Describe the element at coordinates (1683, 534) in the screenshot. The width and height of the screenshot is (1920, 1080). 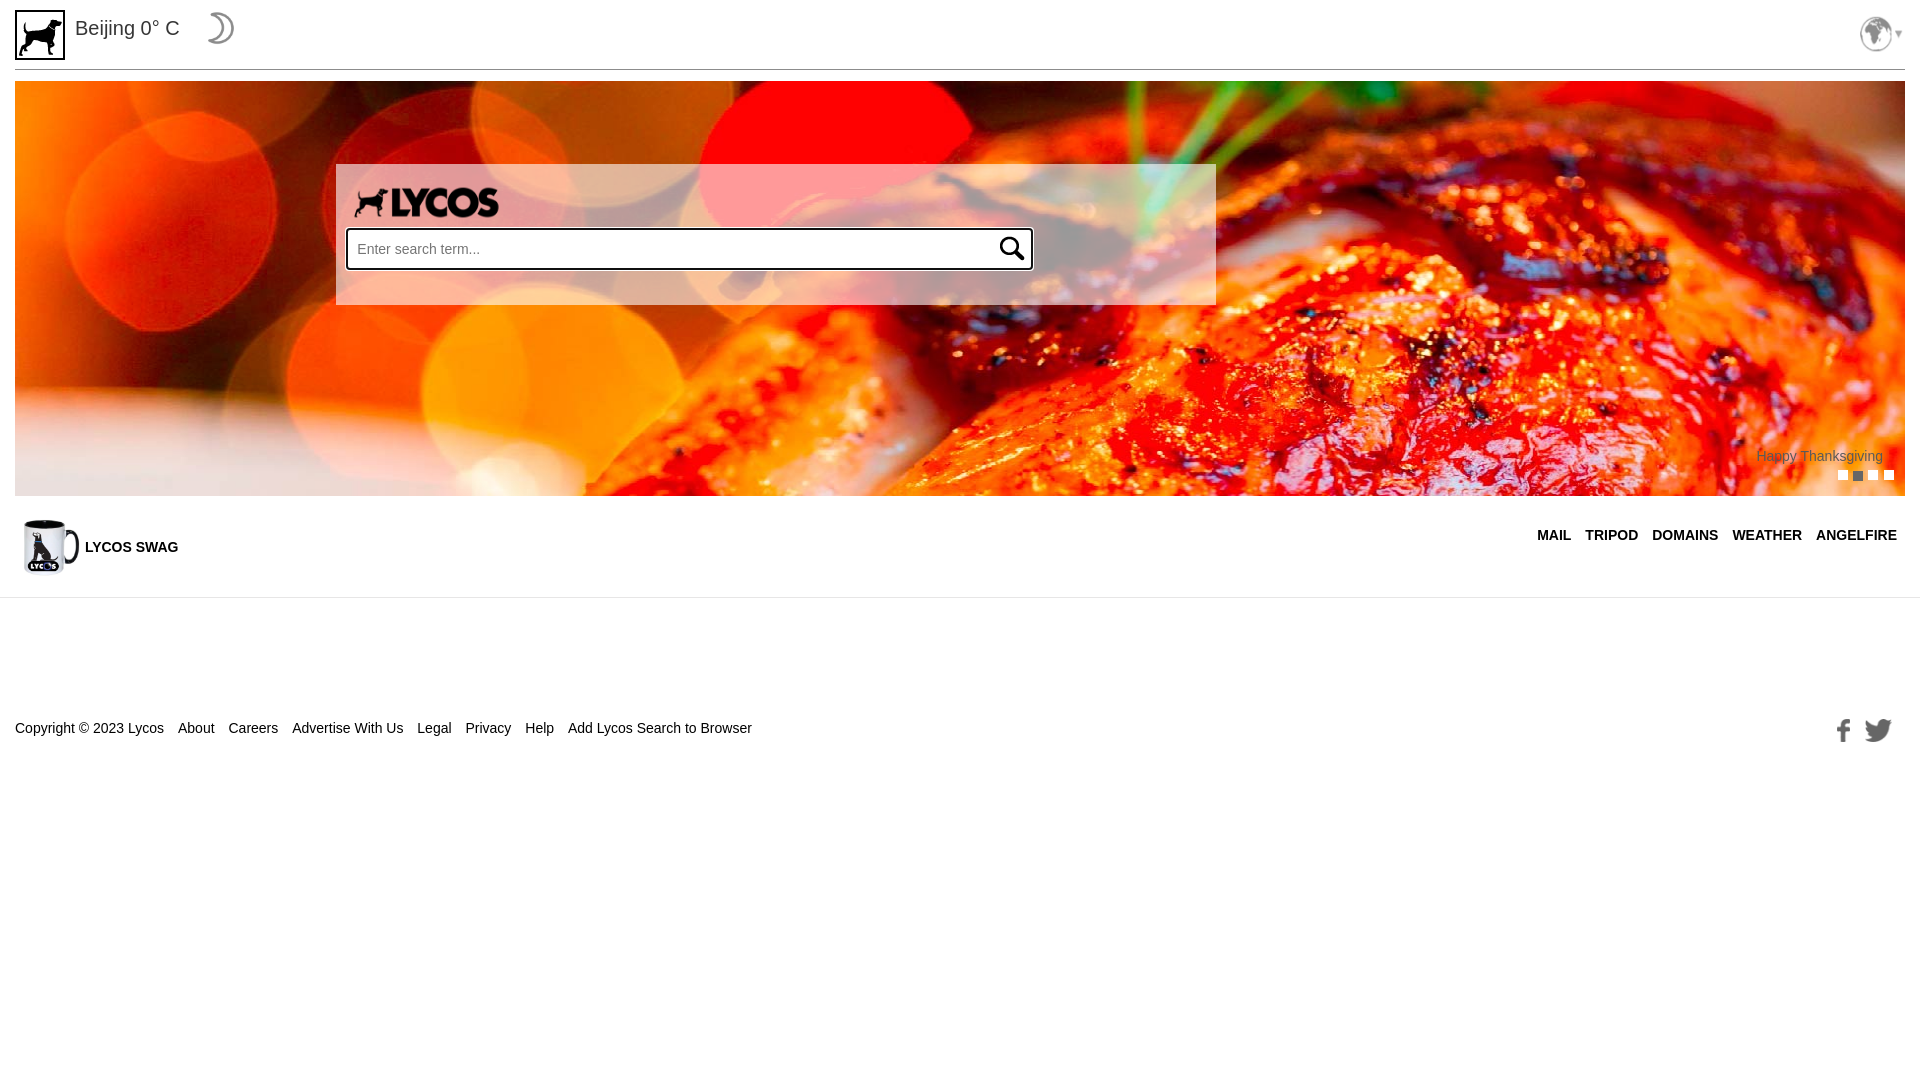
I see `'DOMAINS'` at that location.